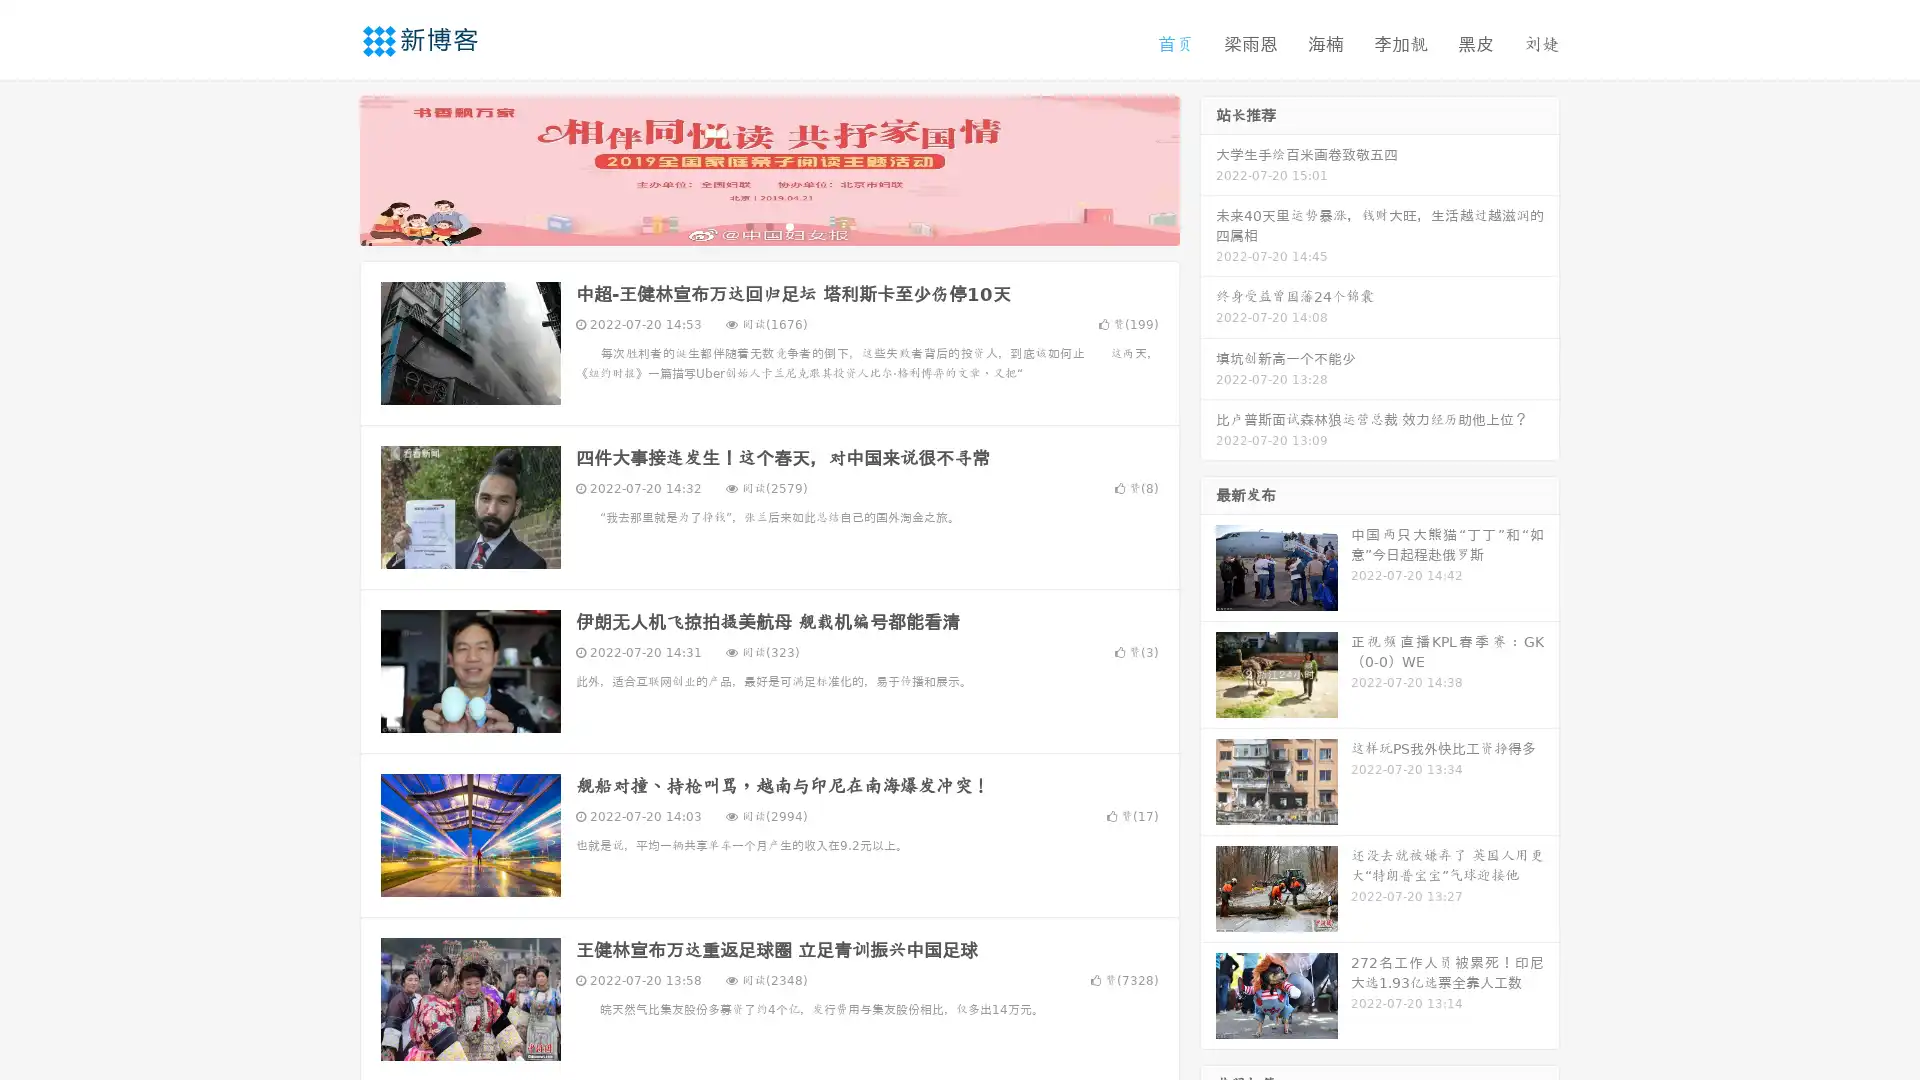 The image size is (1920, 1080). Describe the element at coordinates (768, 225) in the screenshot. I see `Go to slide 2` at that location.